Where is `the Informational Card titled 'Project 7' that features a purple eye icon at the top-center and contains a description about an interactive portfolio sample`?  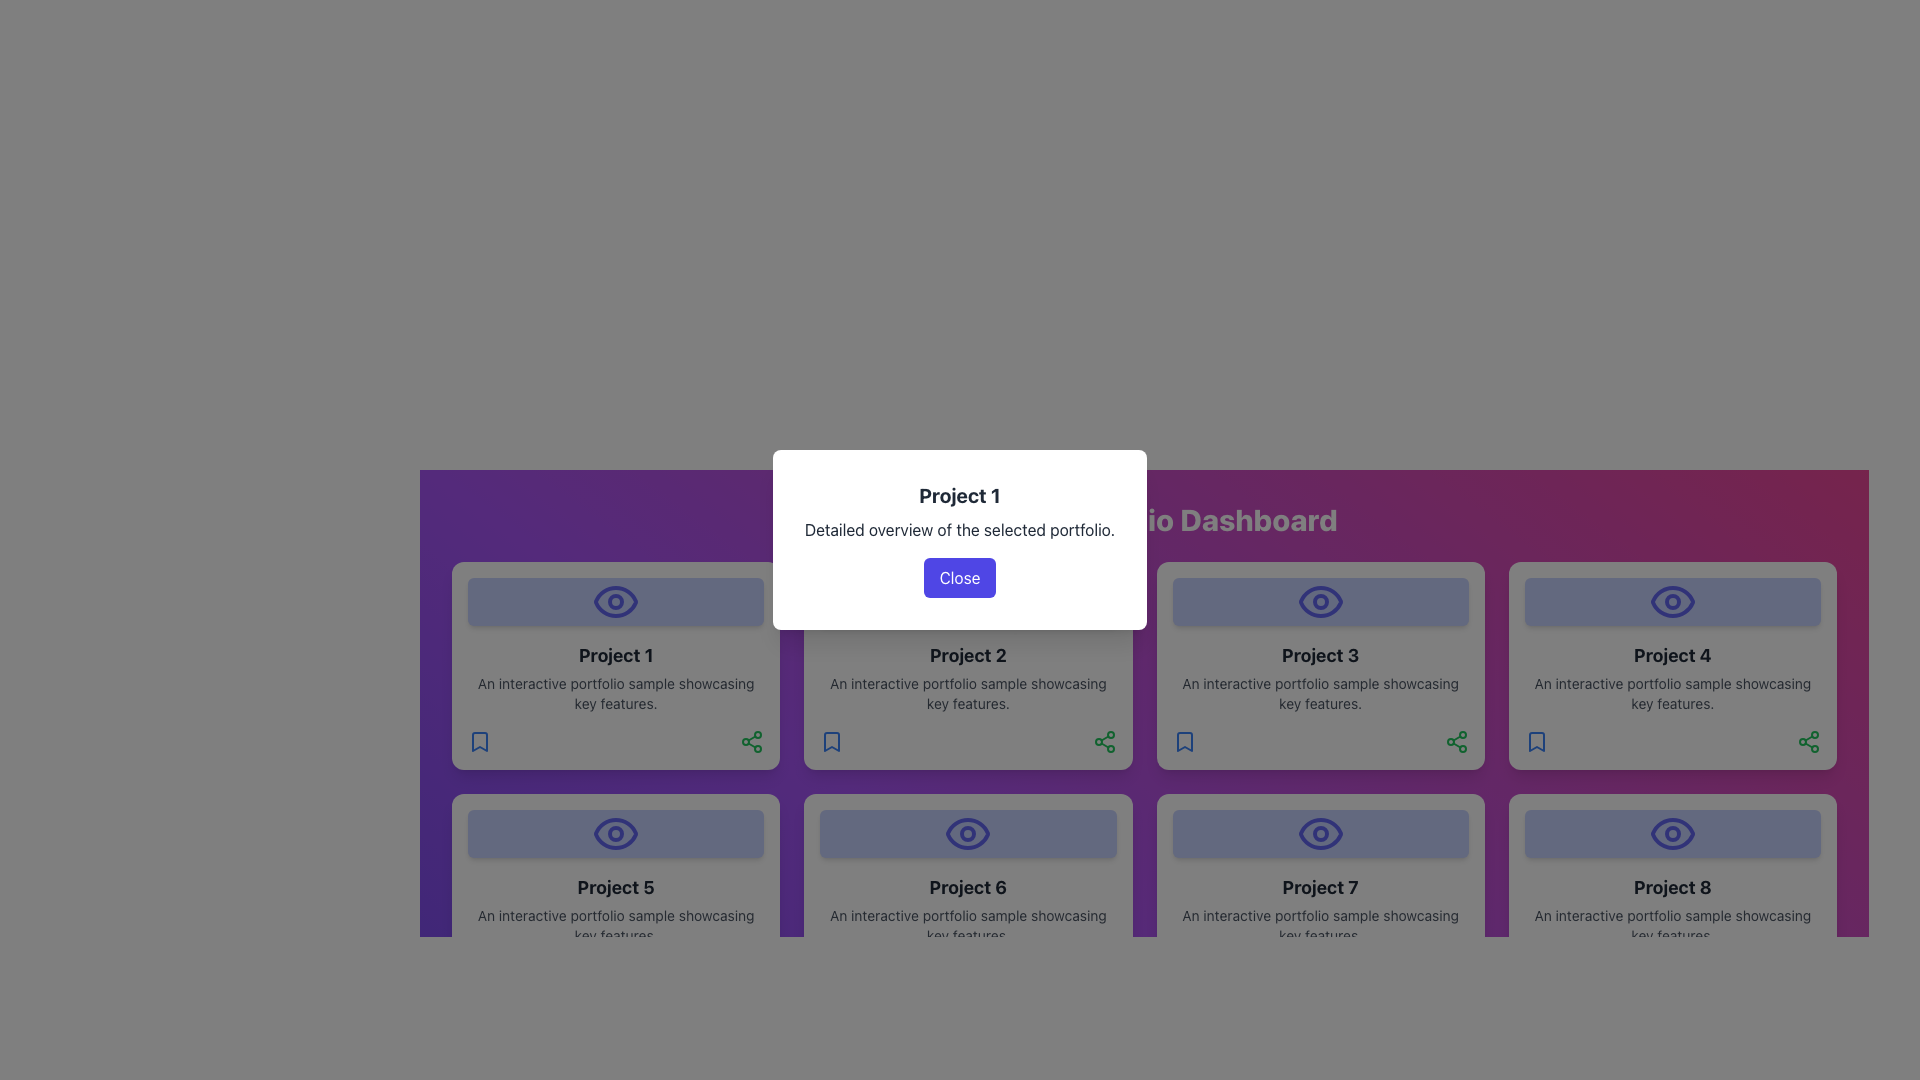
the Informational Card titled 'Project 7' that features a purple eye icon at the top-center and contains a description about an interactive portfolio sample is located at coordinates (1320, 897).